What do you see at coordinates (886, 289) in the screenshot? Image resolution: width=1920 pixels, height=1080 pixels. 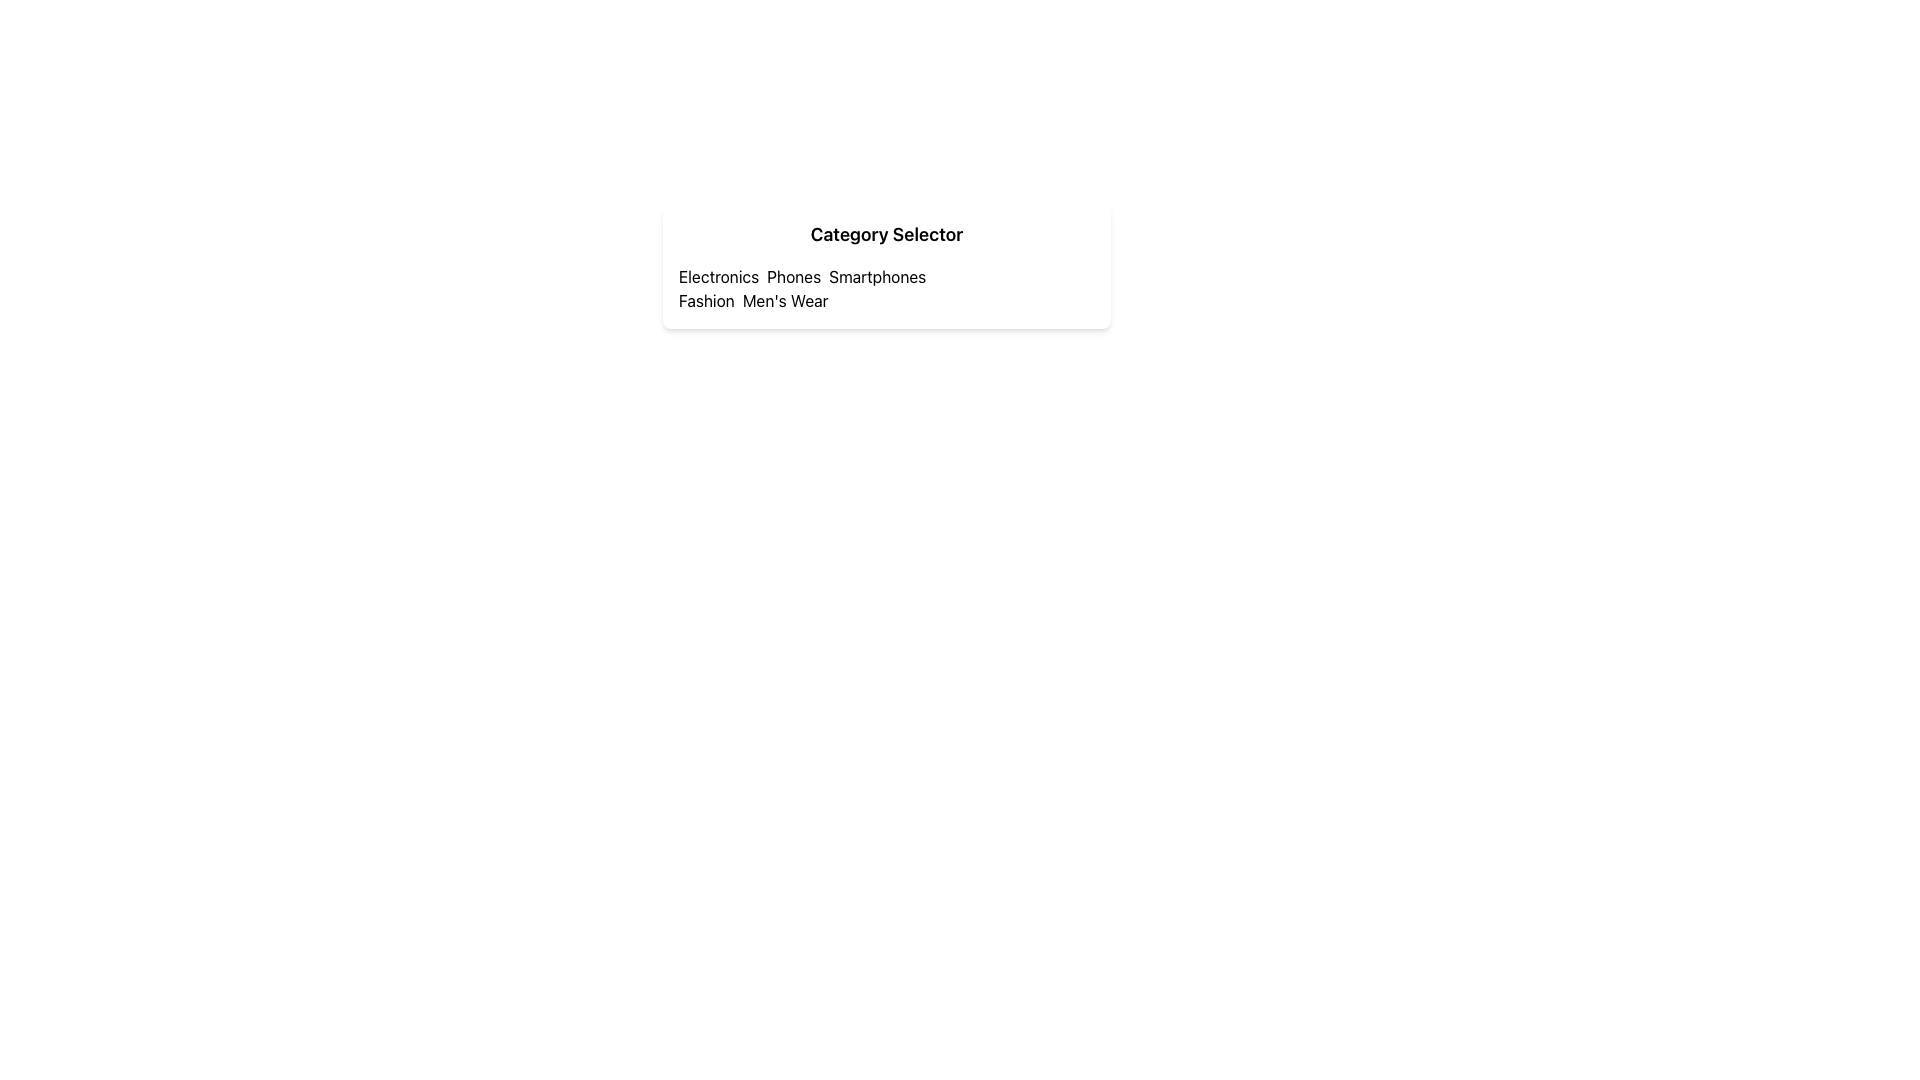 I see `the text content area displaying the categories 'Electronics Phones Smartphones' and 'Fashion Men's Wear', located under the header 'Category Selector'` at bounding box center [886, 289].